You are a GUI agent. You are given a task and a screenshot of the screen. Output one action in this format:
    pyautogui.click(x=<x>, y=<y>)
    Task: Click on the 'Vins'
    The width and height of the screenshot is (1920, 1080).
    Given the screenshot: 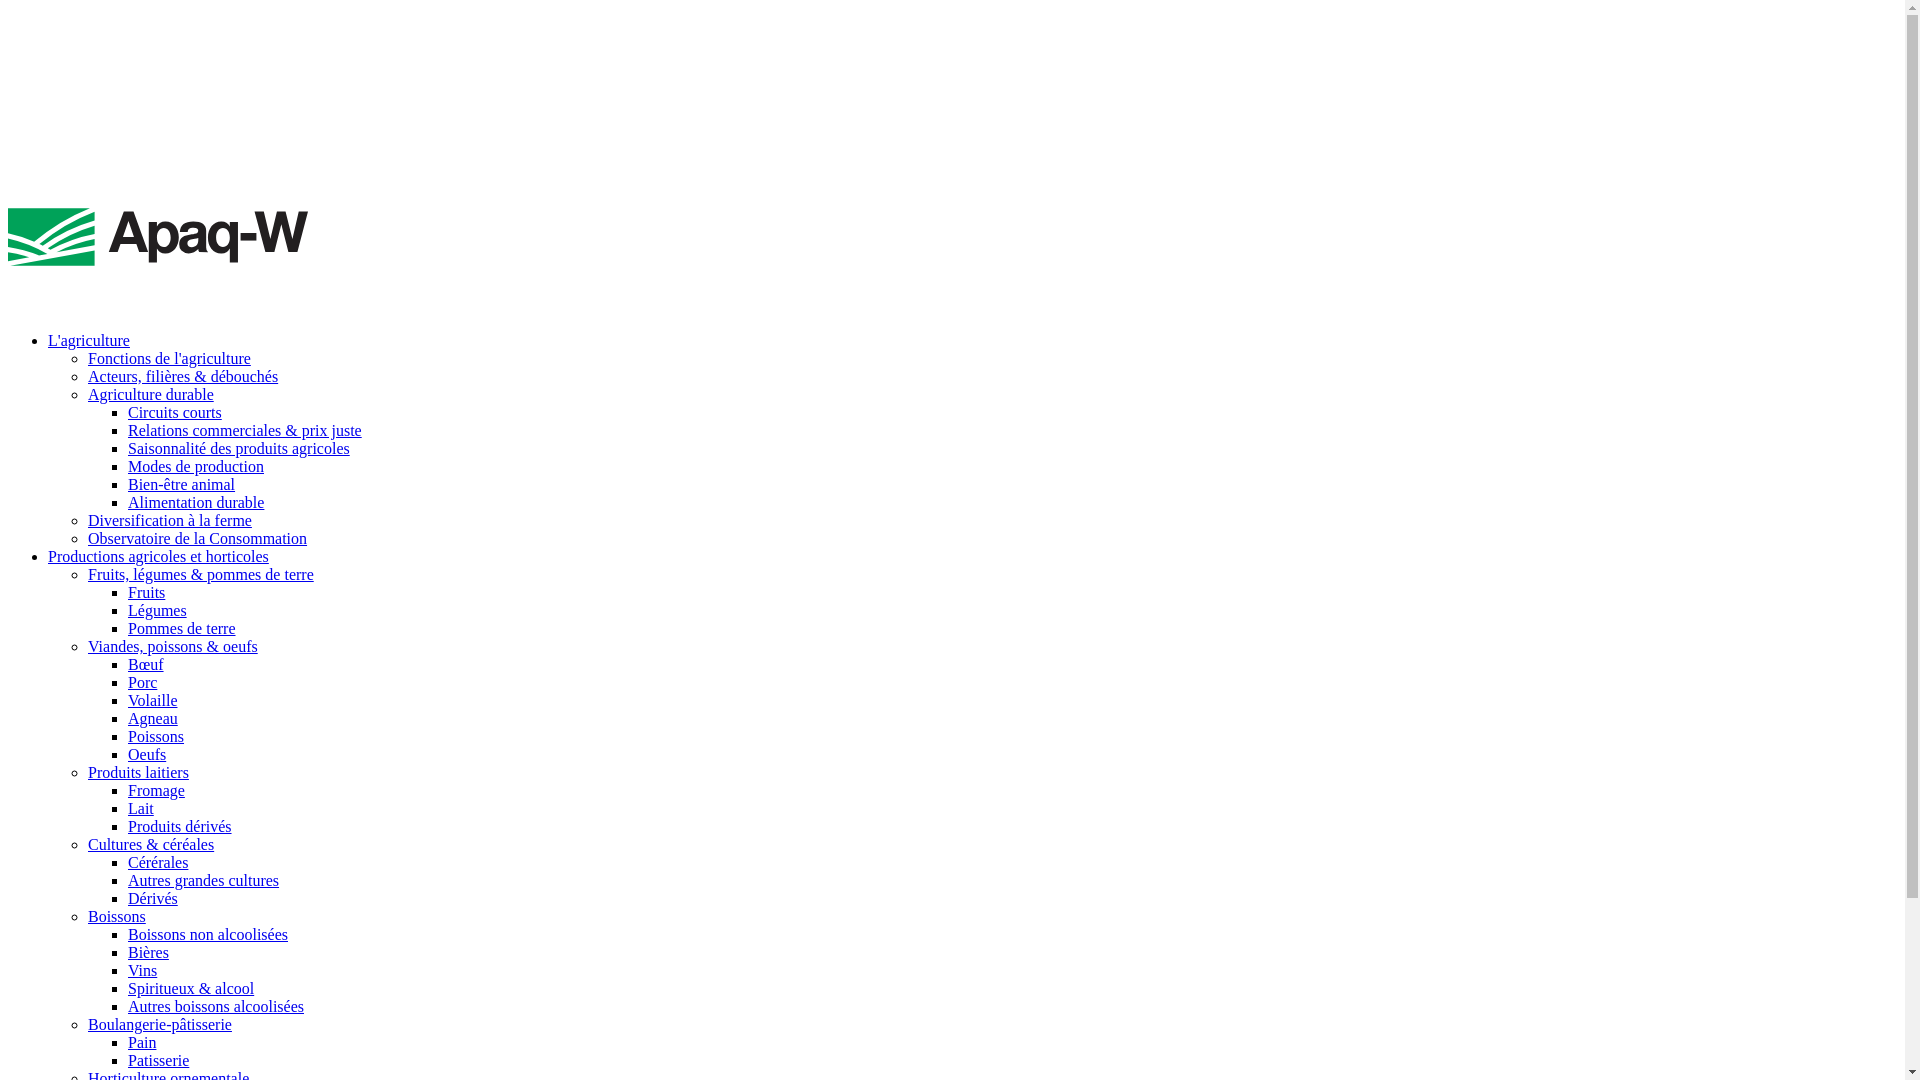 What is the action you would take?
    pyautogui.click(x=141, y=969)
    